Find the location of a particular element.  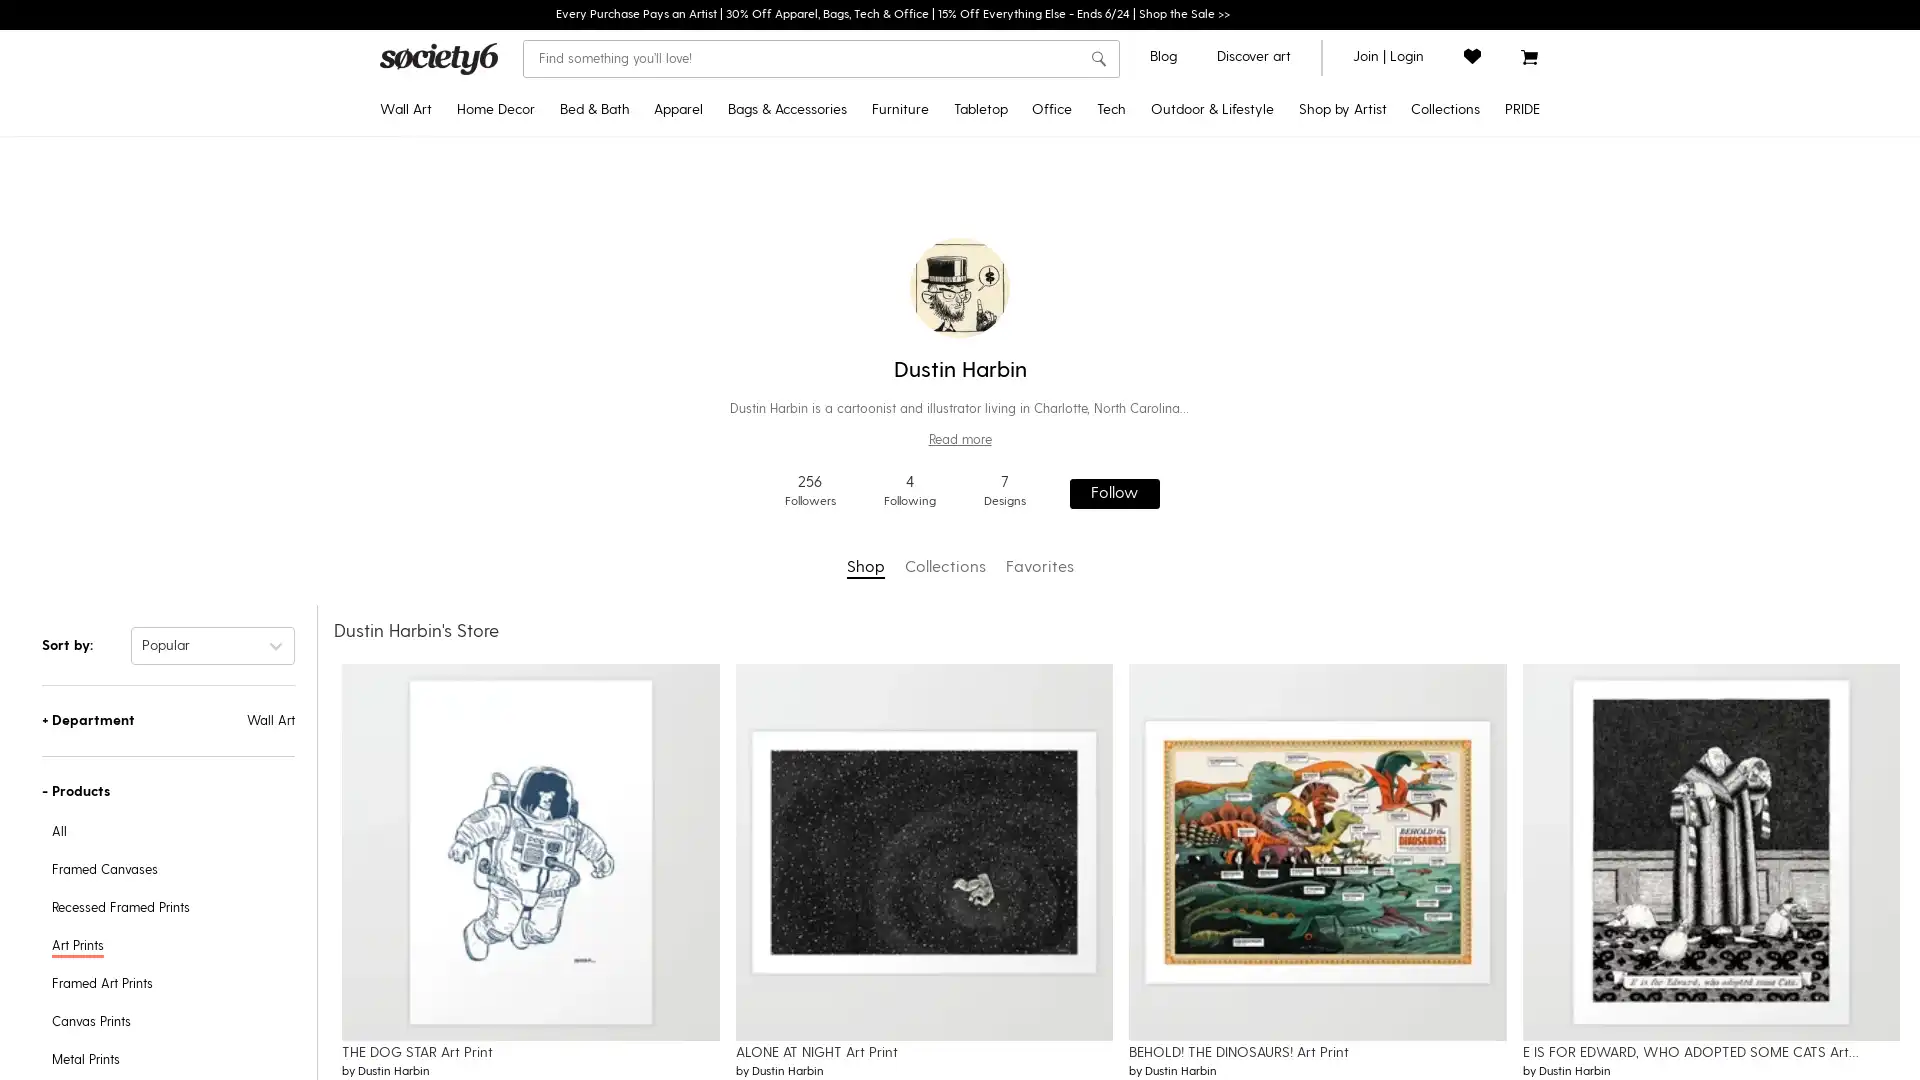

Pillow Shams is located at coordinates (637, 224).